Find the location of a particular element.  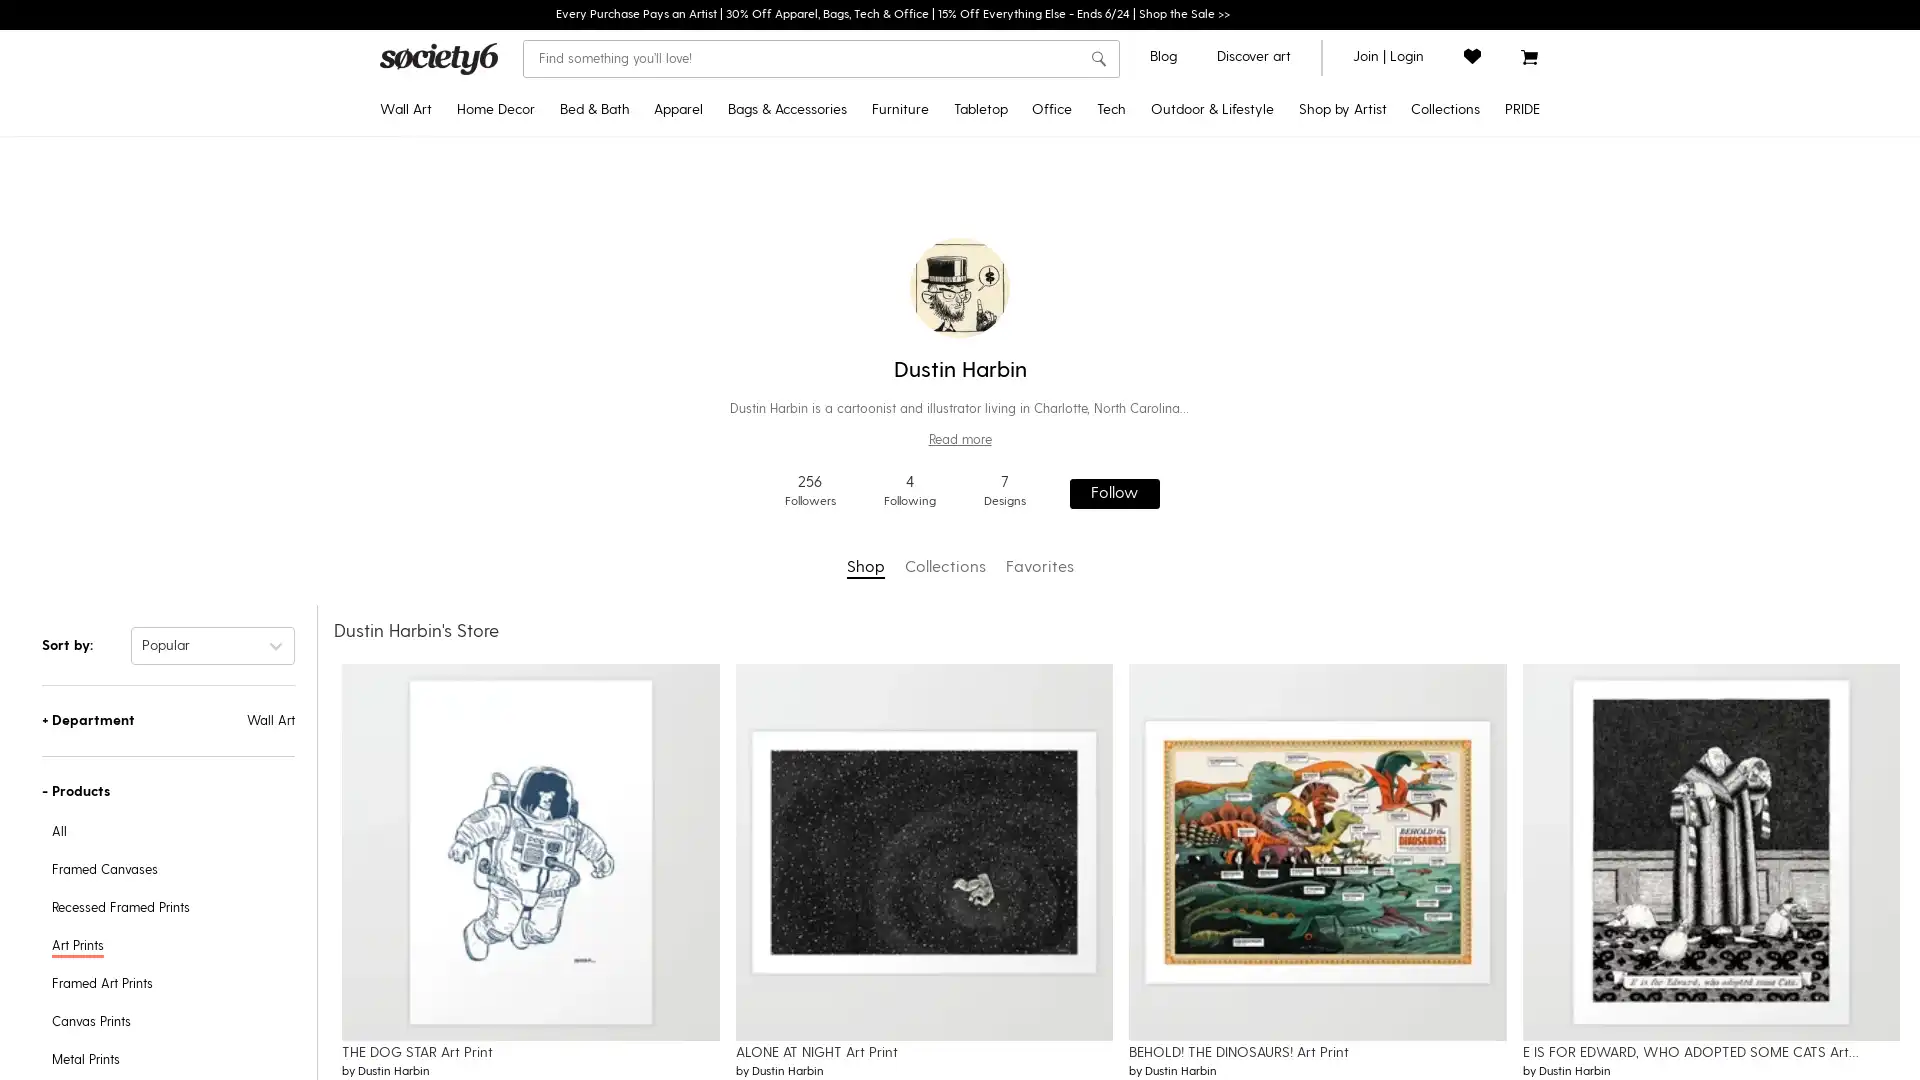

Pillow Shams is located at coordinates (637, 224).